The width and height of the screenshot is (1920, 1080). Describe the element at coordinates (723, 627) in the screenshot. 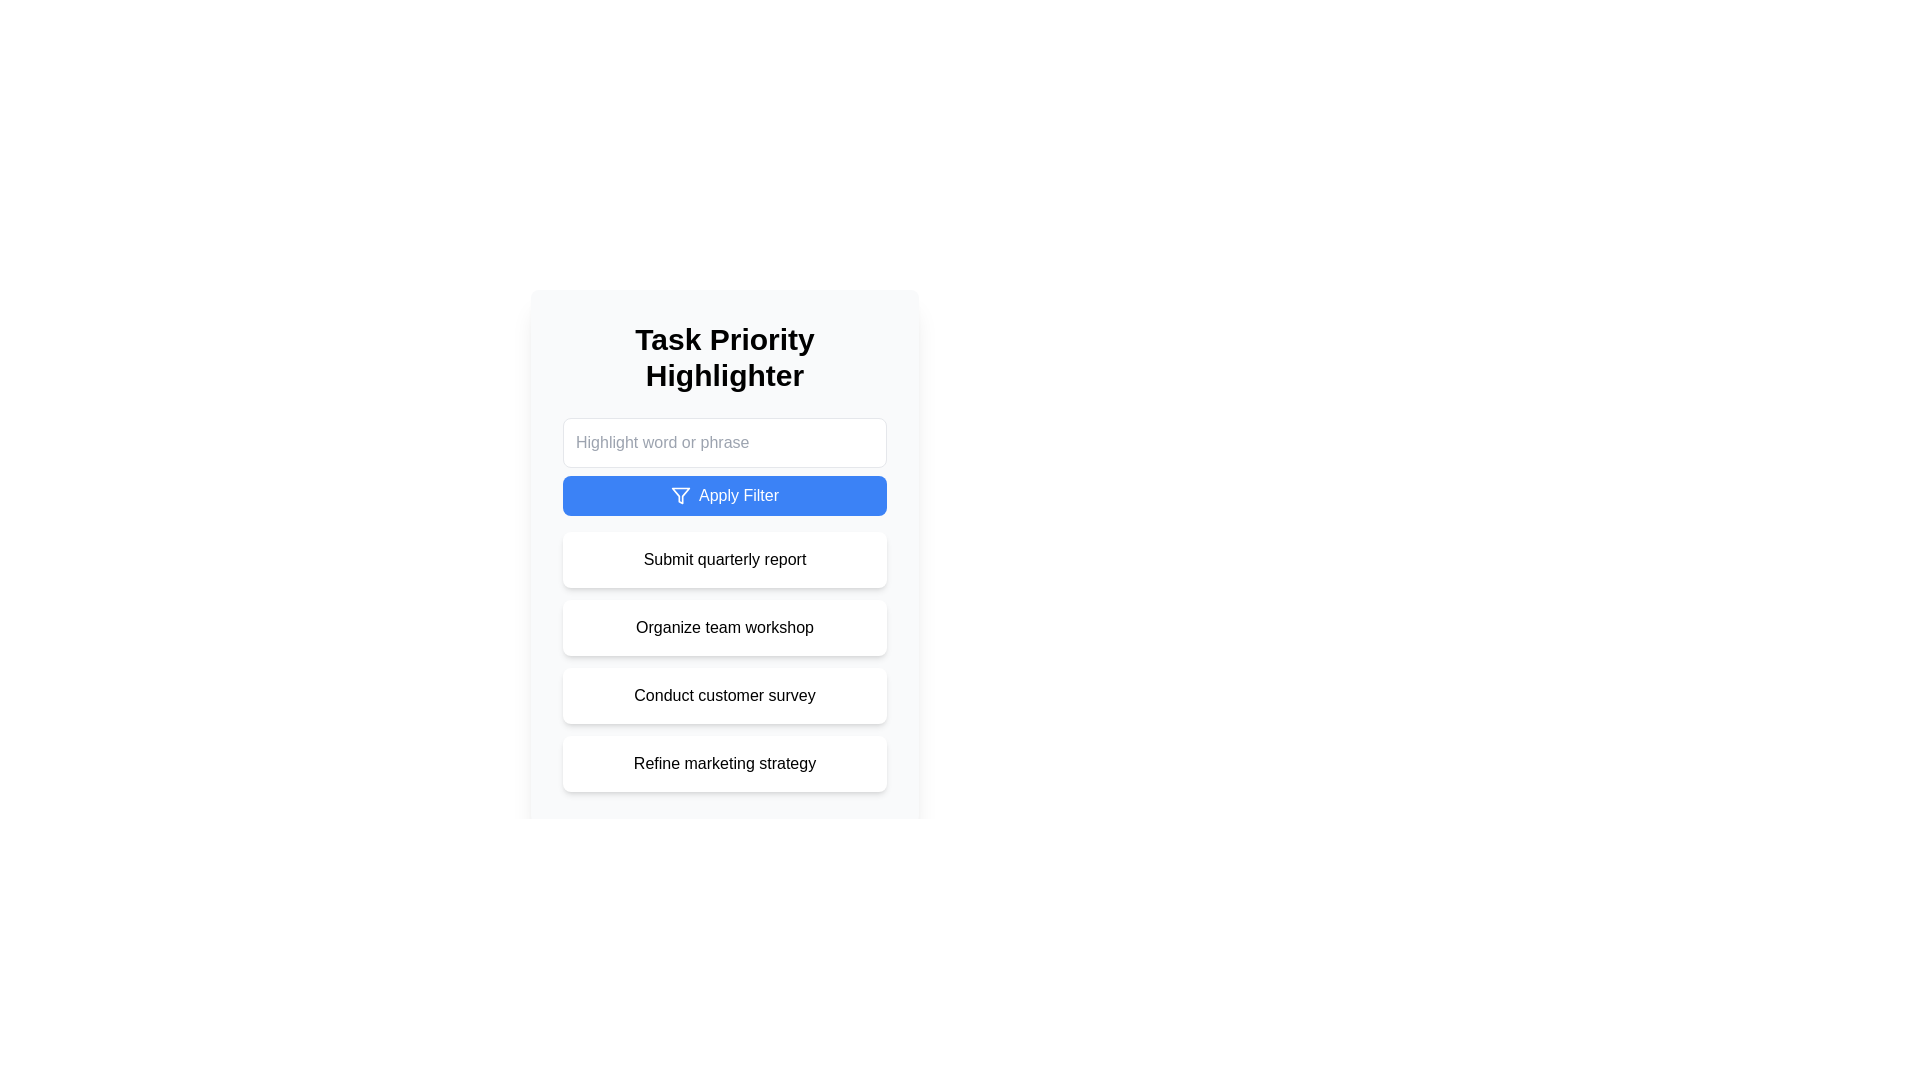

I see `the second task description button in the vertically stacked list` at that location.